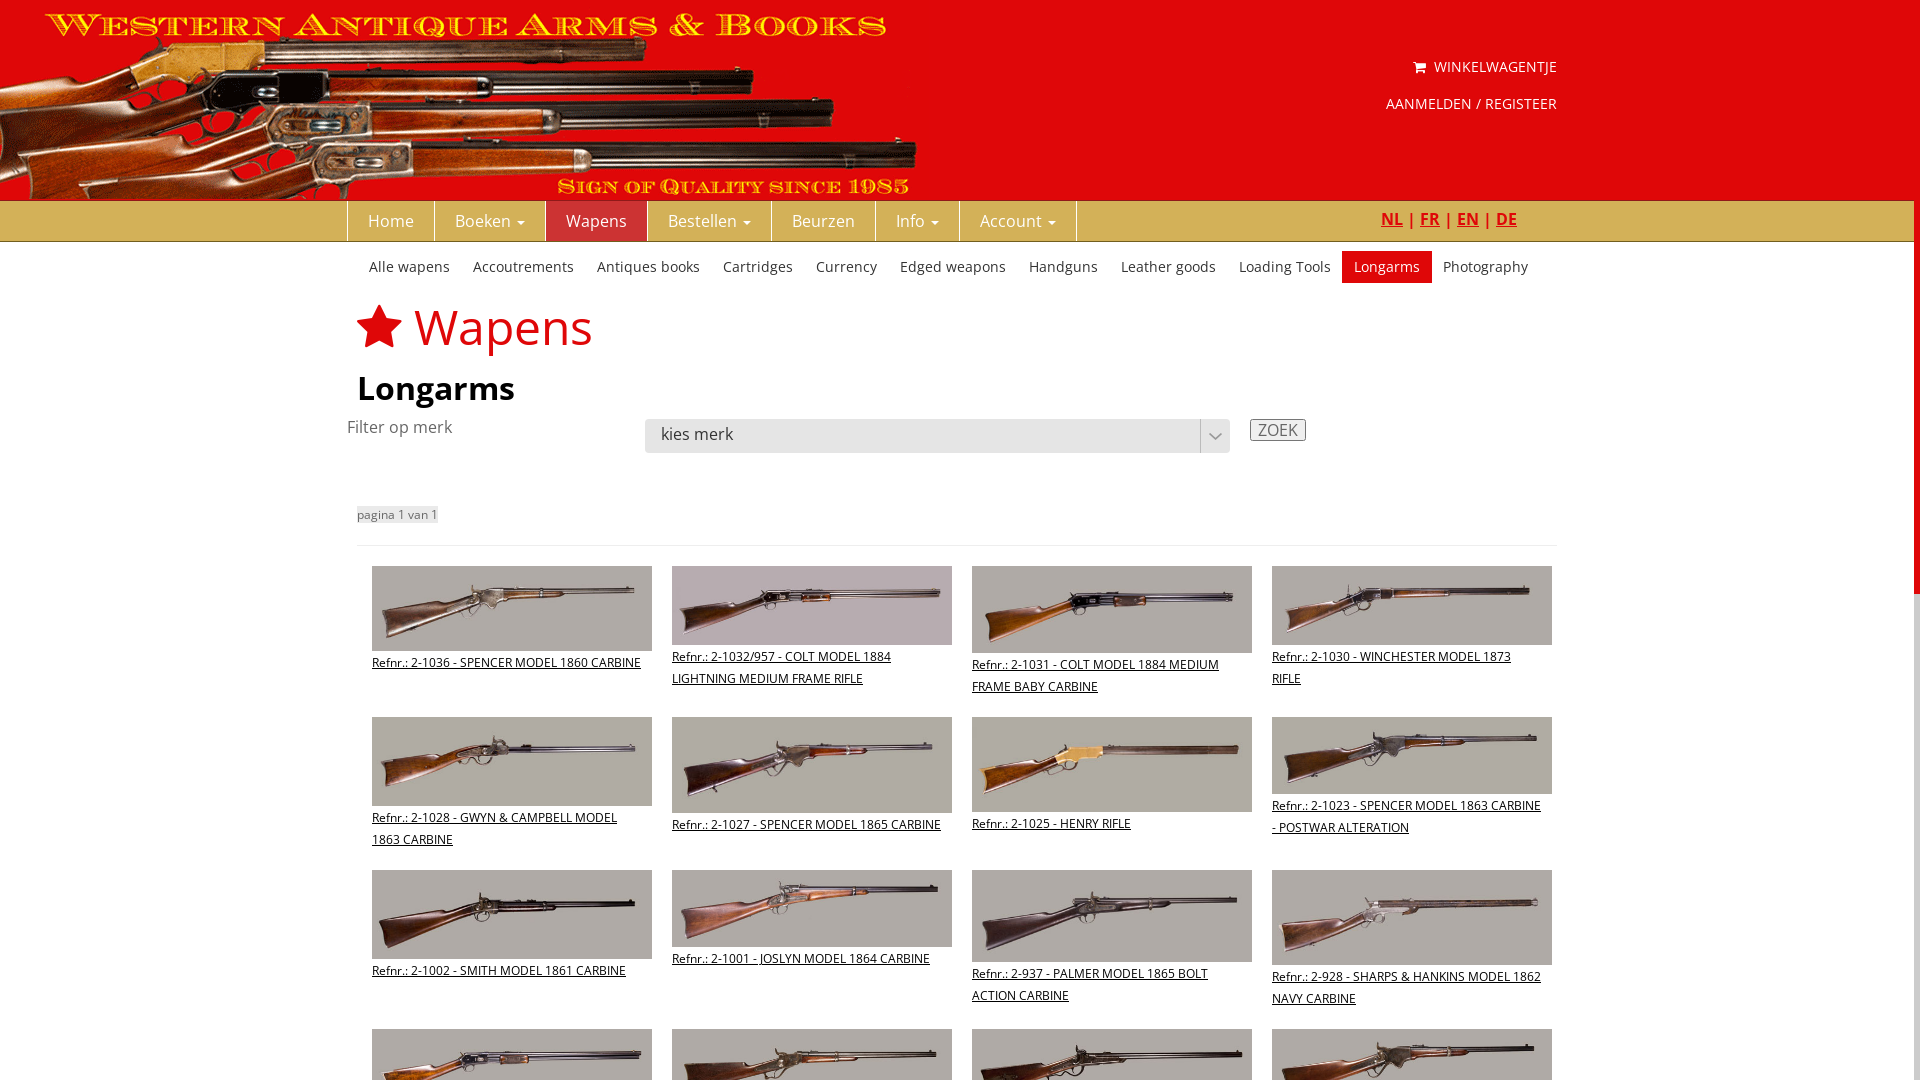 The height and width of the screenshot is (1080, 1920). I want to click on 'Refnr.: 2-1002 - SMITH MODEL 1861 CARBINE', so click(512, 942).